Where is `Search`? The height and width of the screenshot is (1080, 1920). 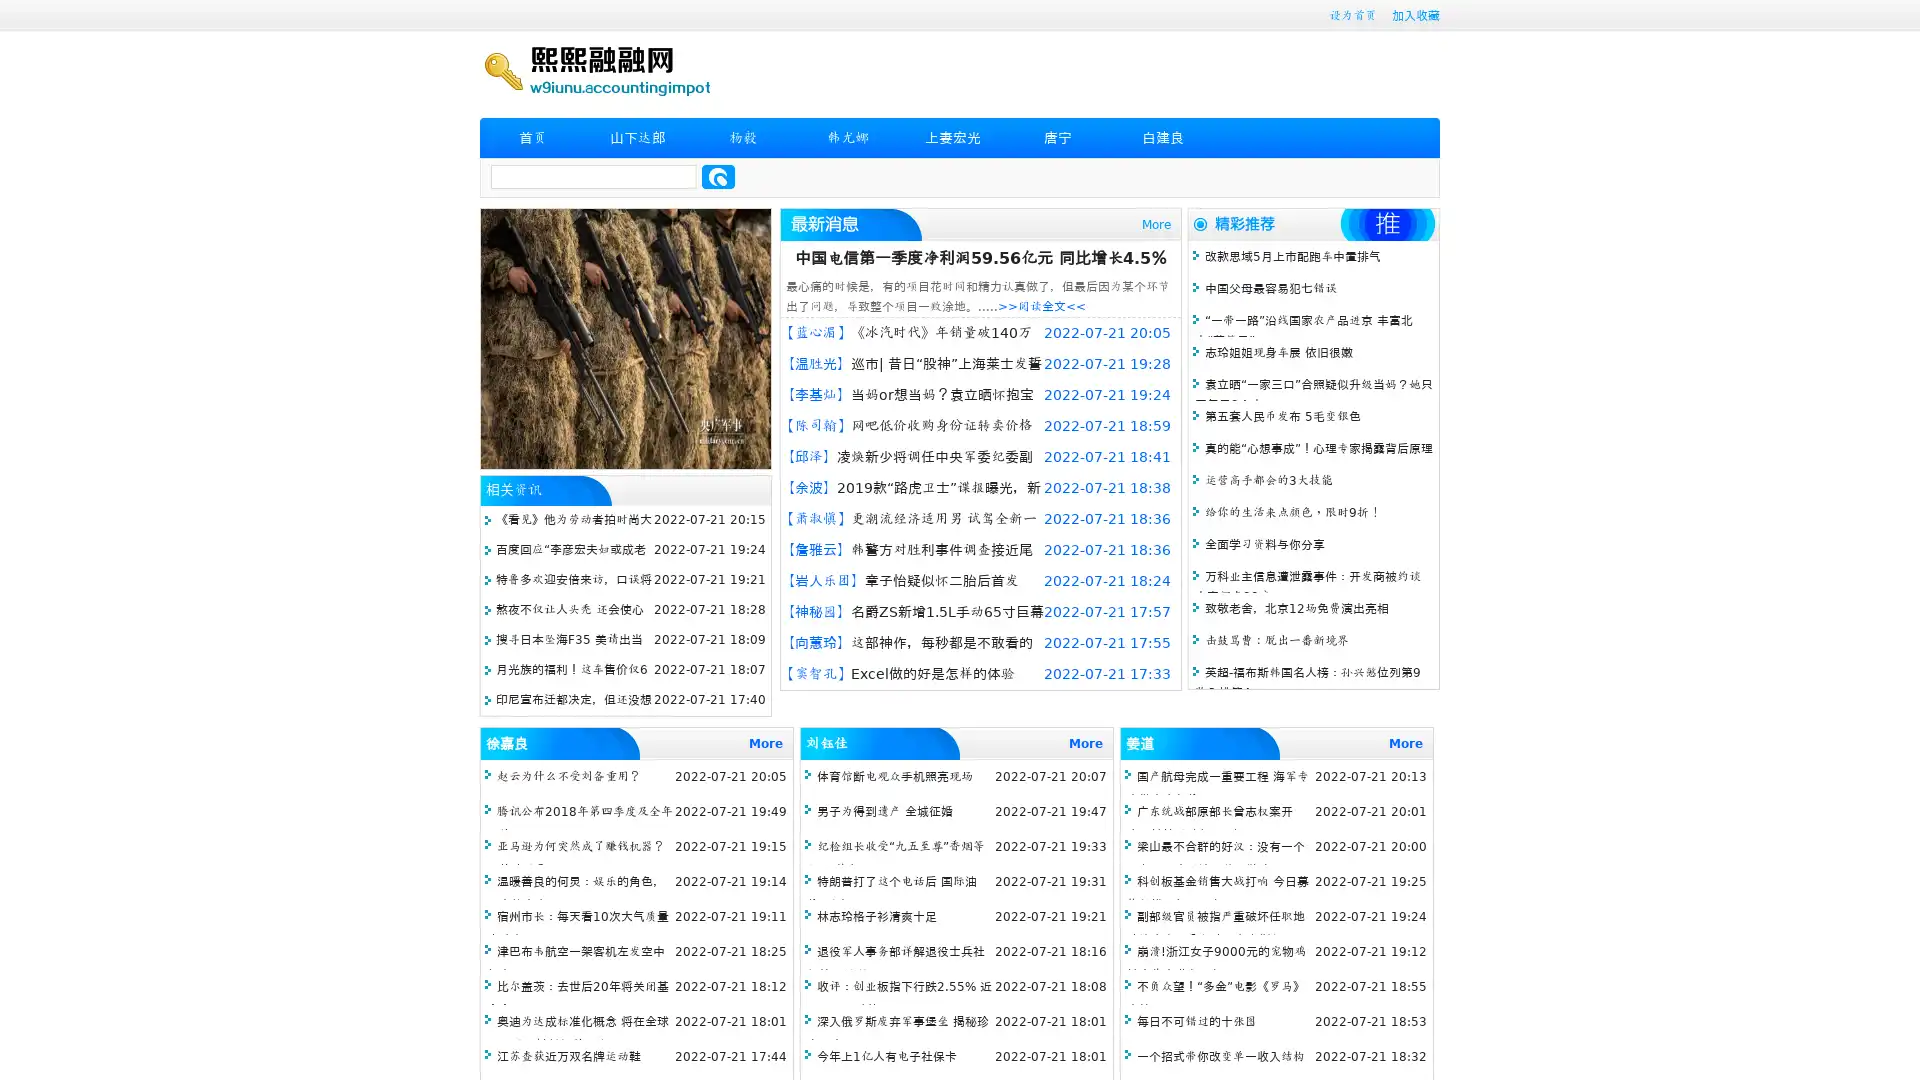 Search is located at coordinates (718, 176).